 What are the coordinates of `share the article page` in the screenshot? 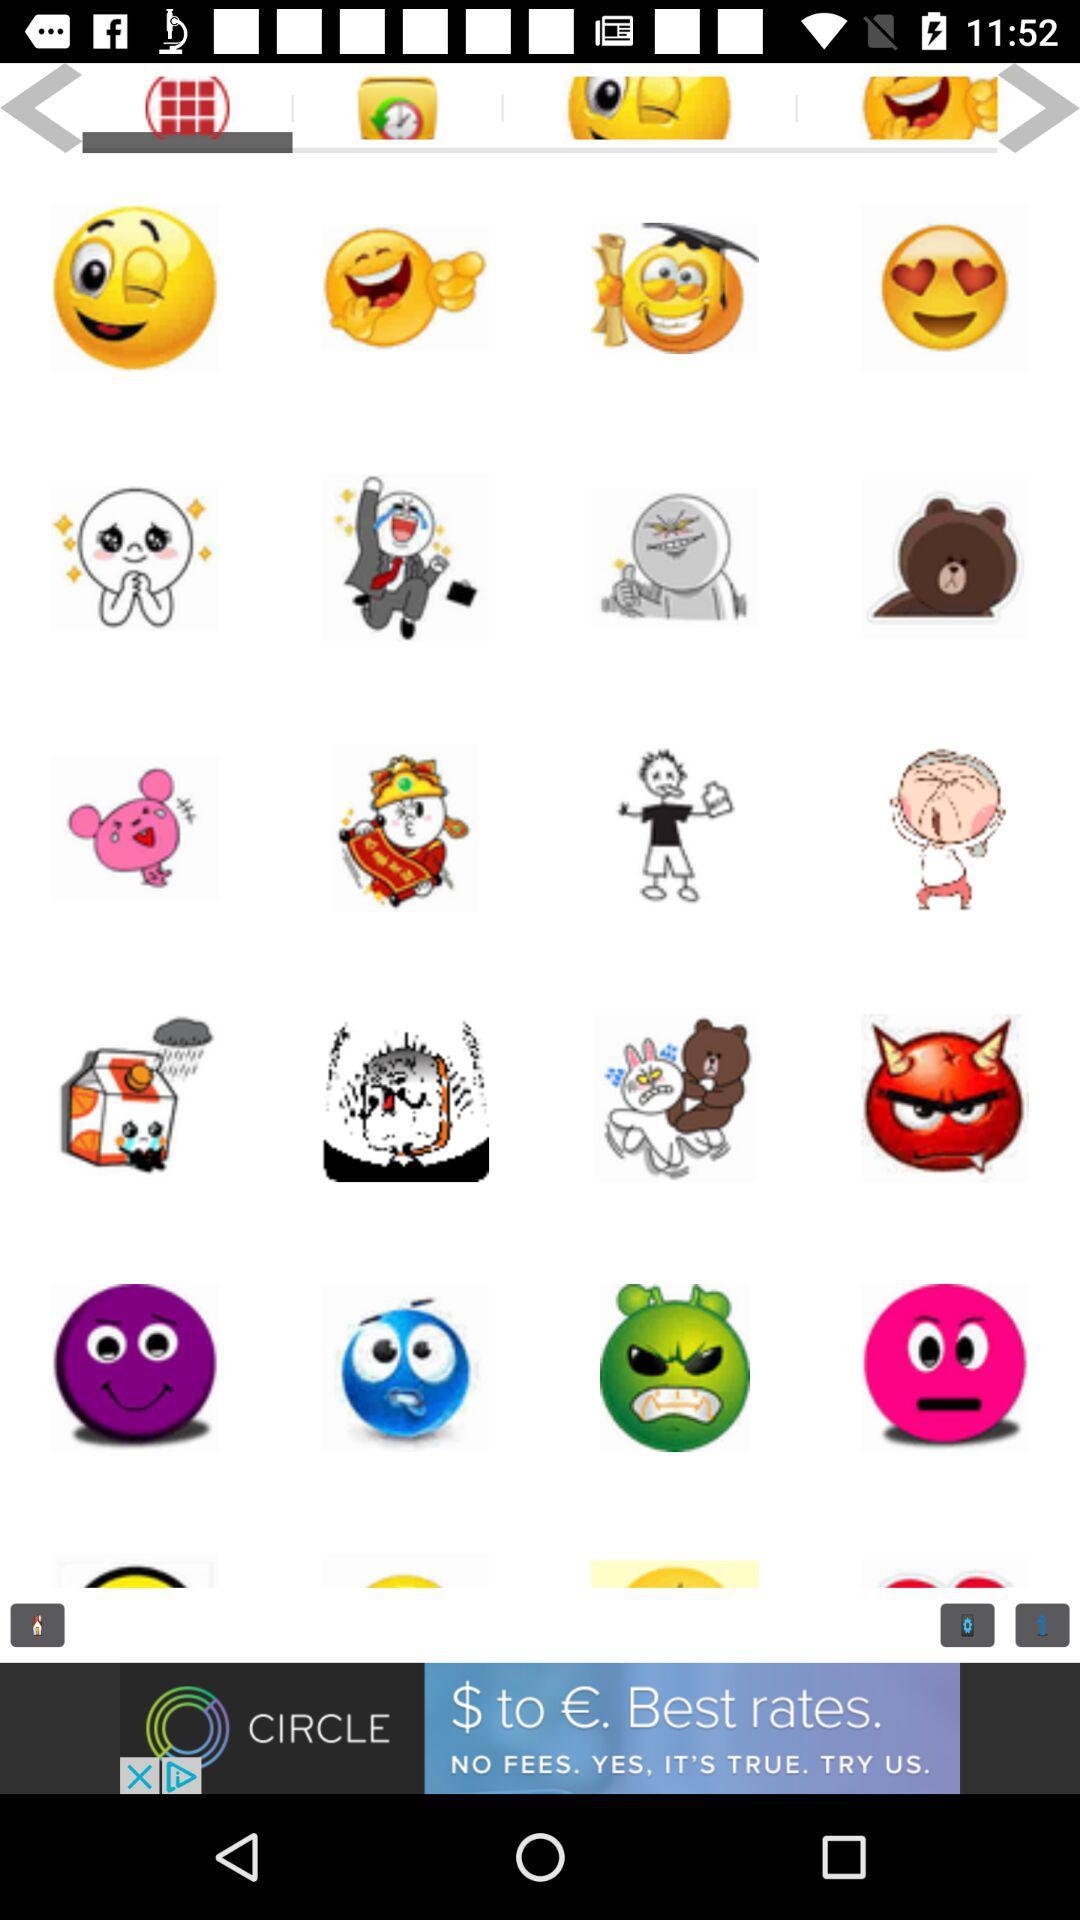 It's located at (675, 828).